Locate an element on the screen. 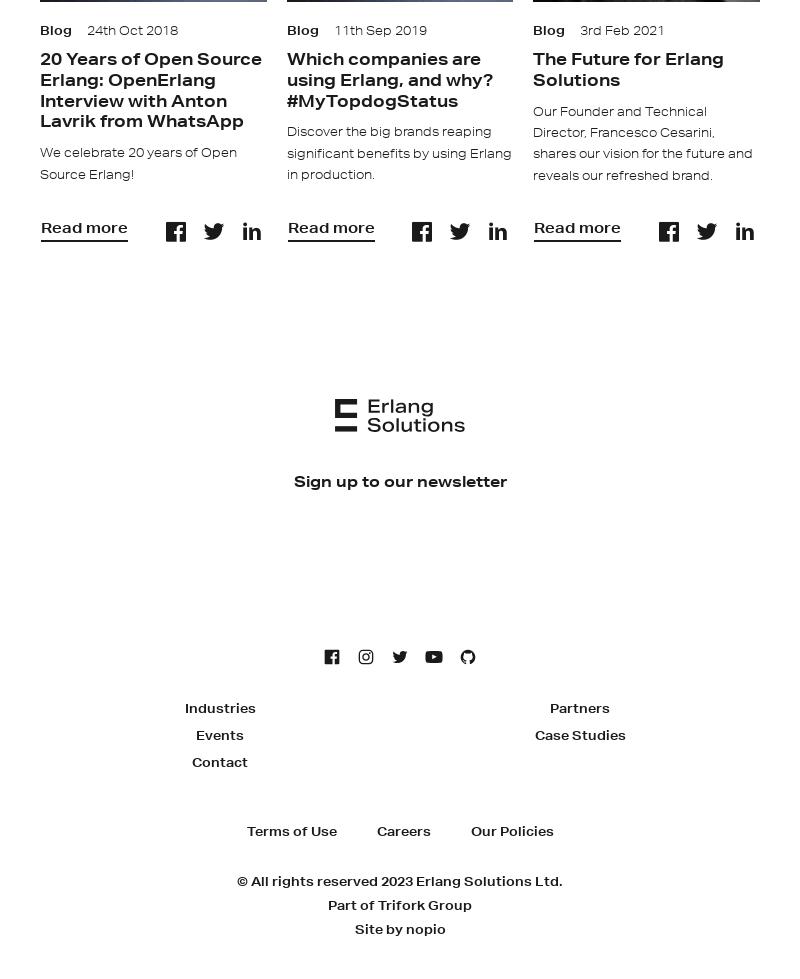  'Events' is located at coordinates (220, 733).